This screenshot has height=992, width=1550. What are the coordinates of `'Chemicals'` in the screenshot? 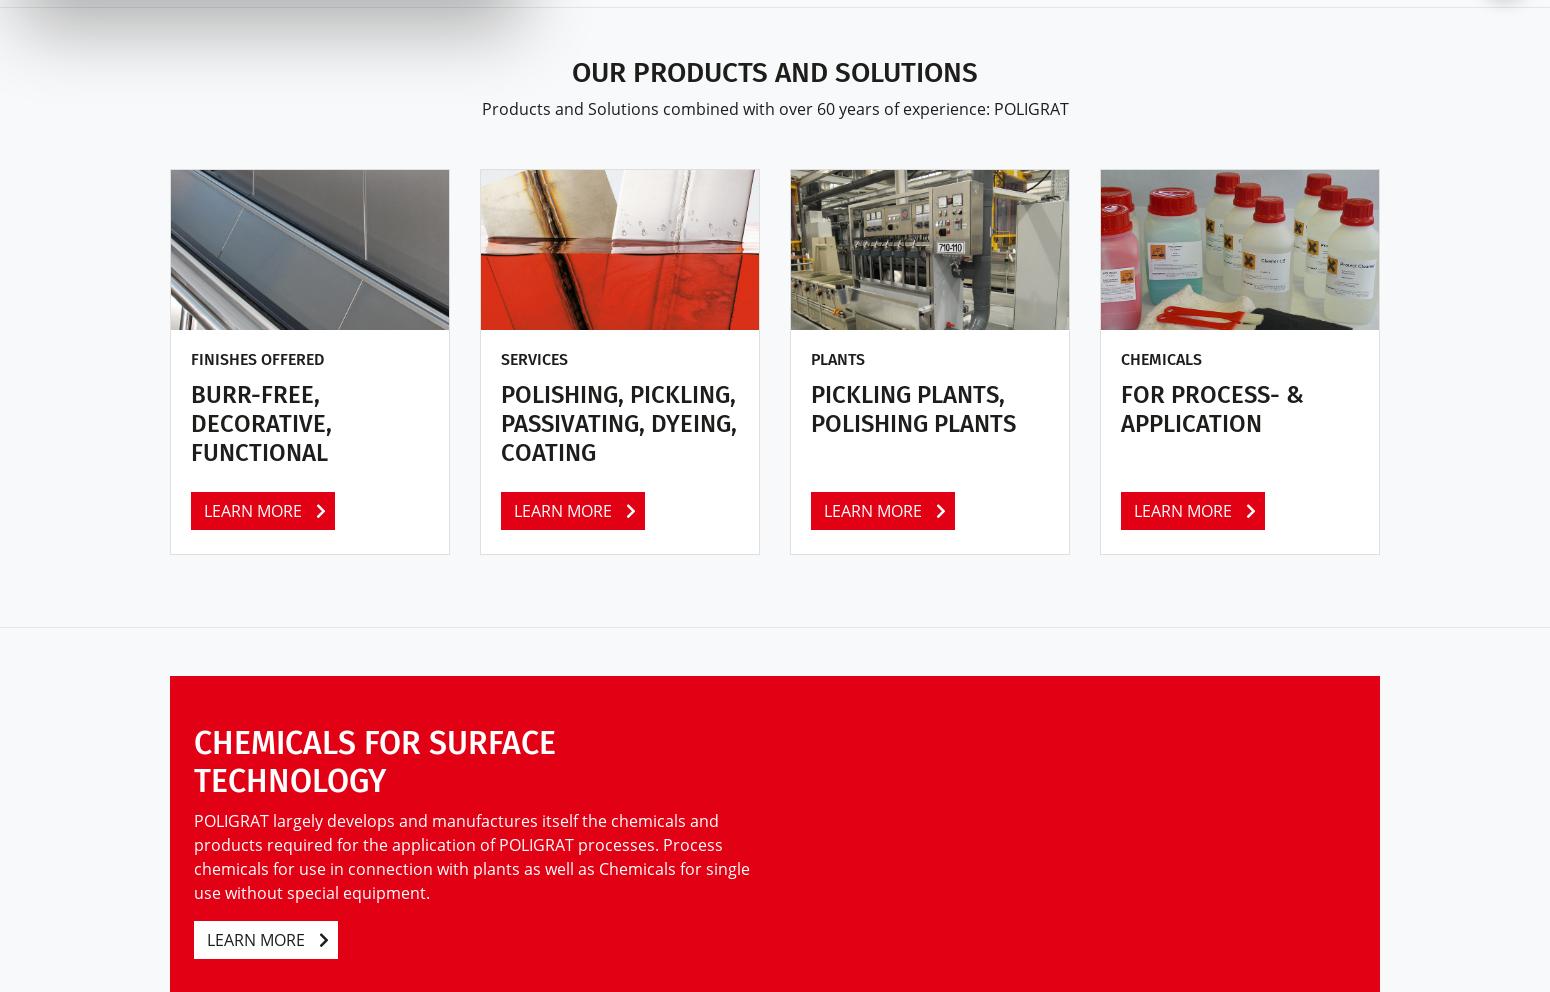 It's located at (1160, 357).